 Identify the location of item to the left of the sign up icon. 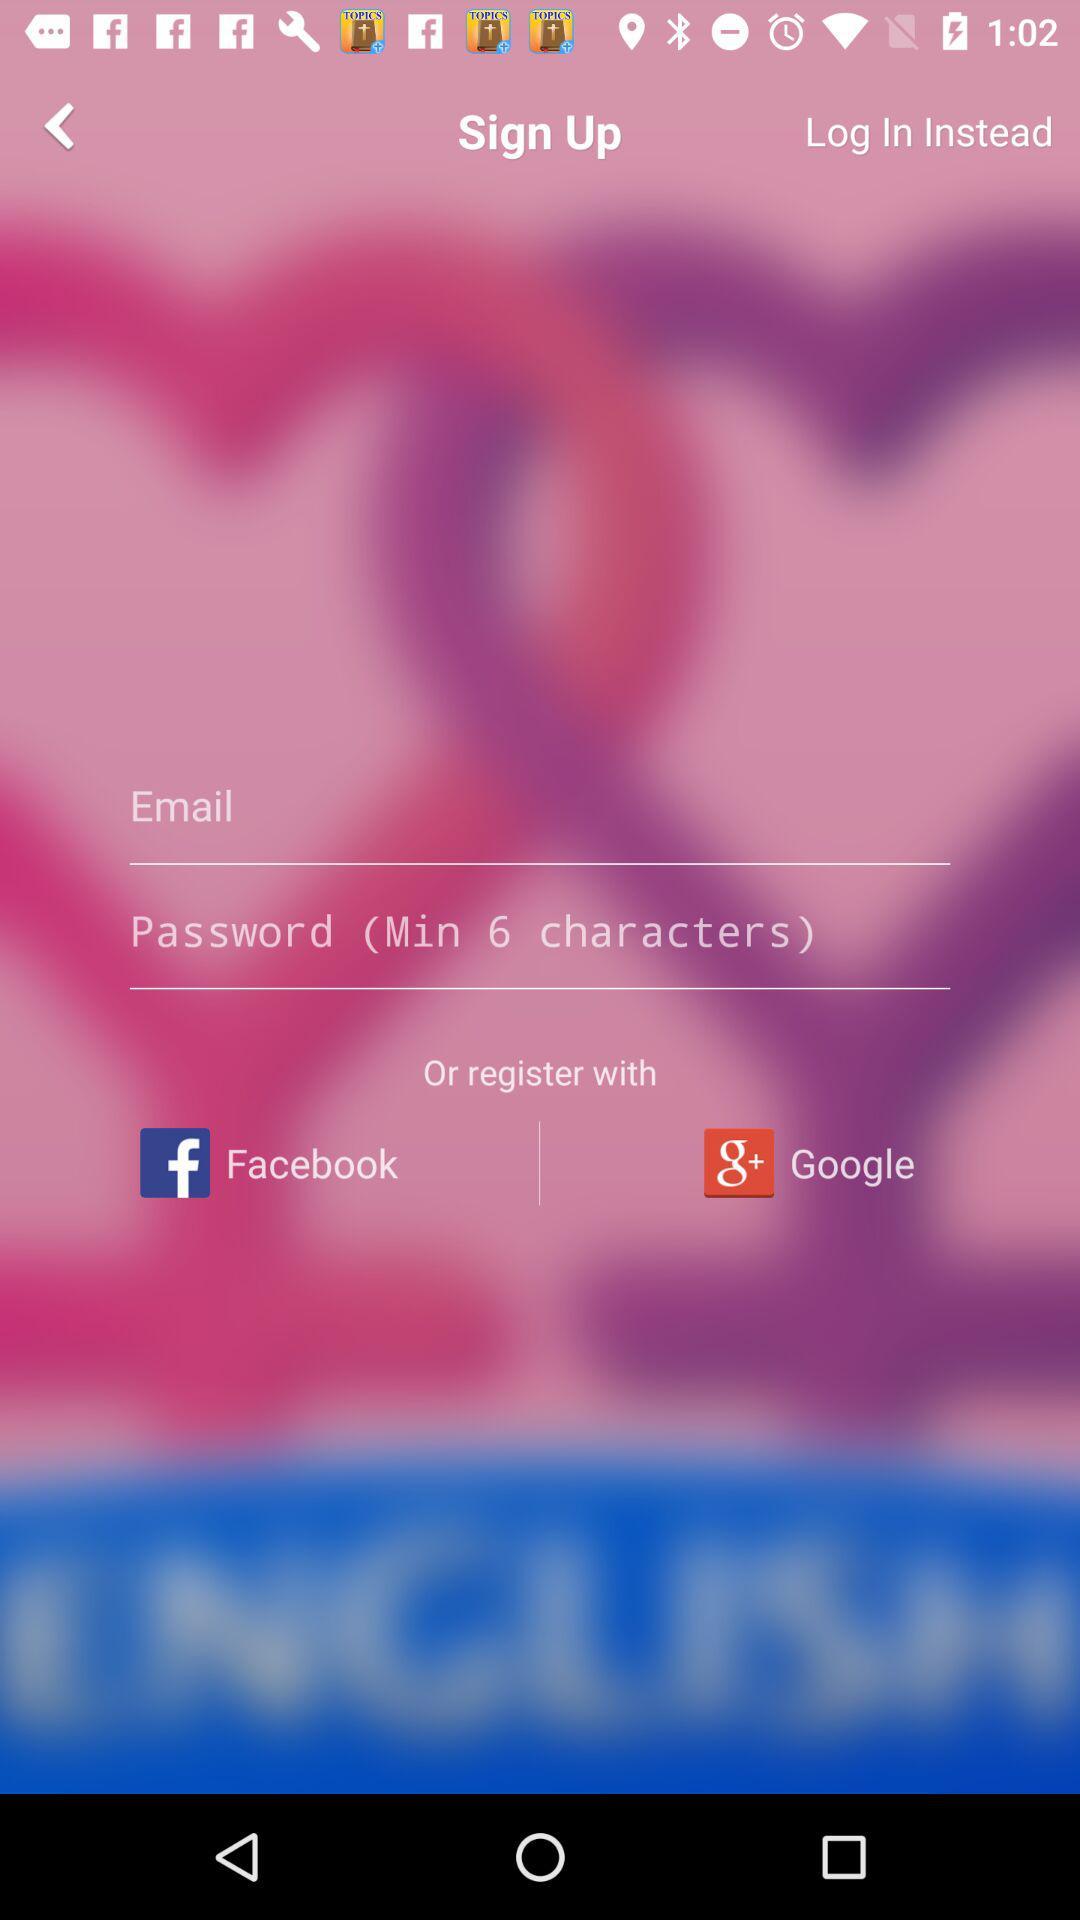
(61, 124).